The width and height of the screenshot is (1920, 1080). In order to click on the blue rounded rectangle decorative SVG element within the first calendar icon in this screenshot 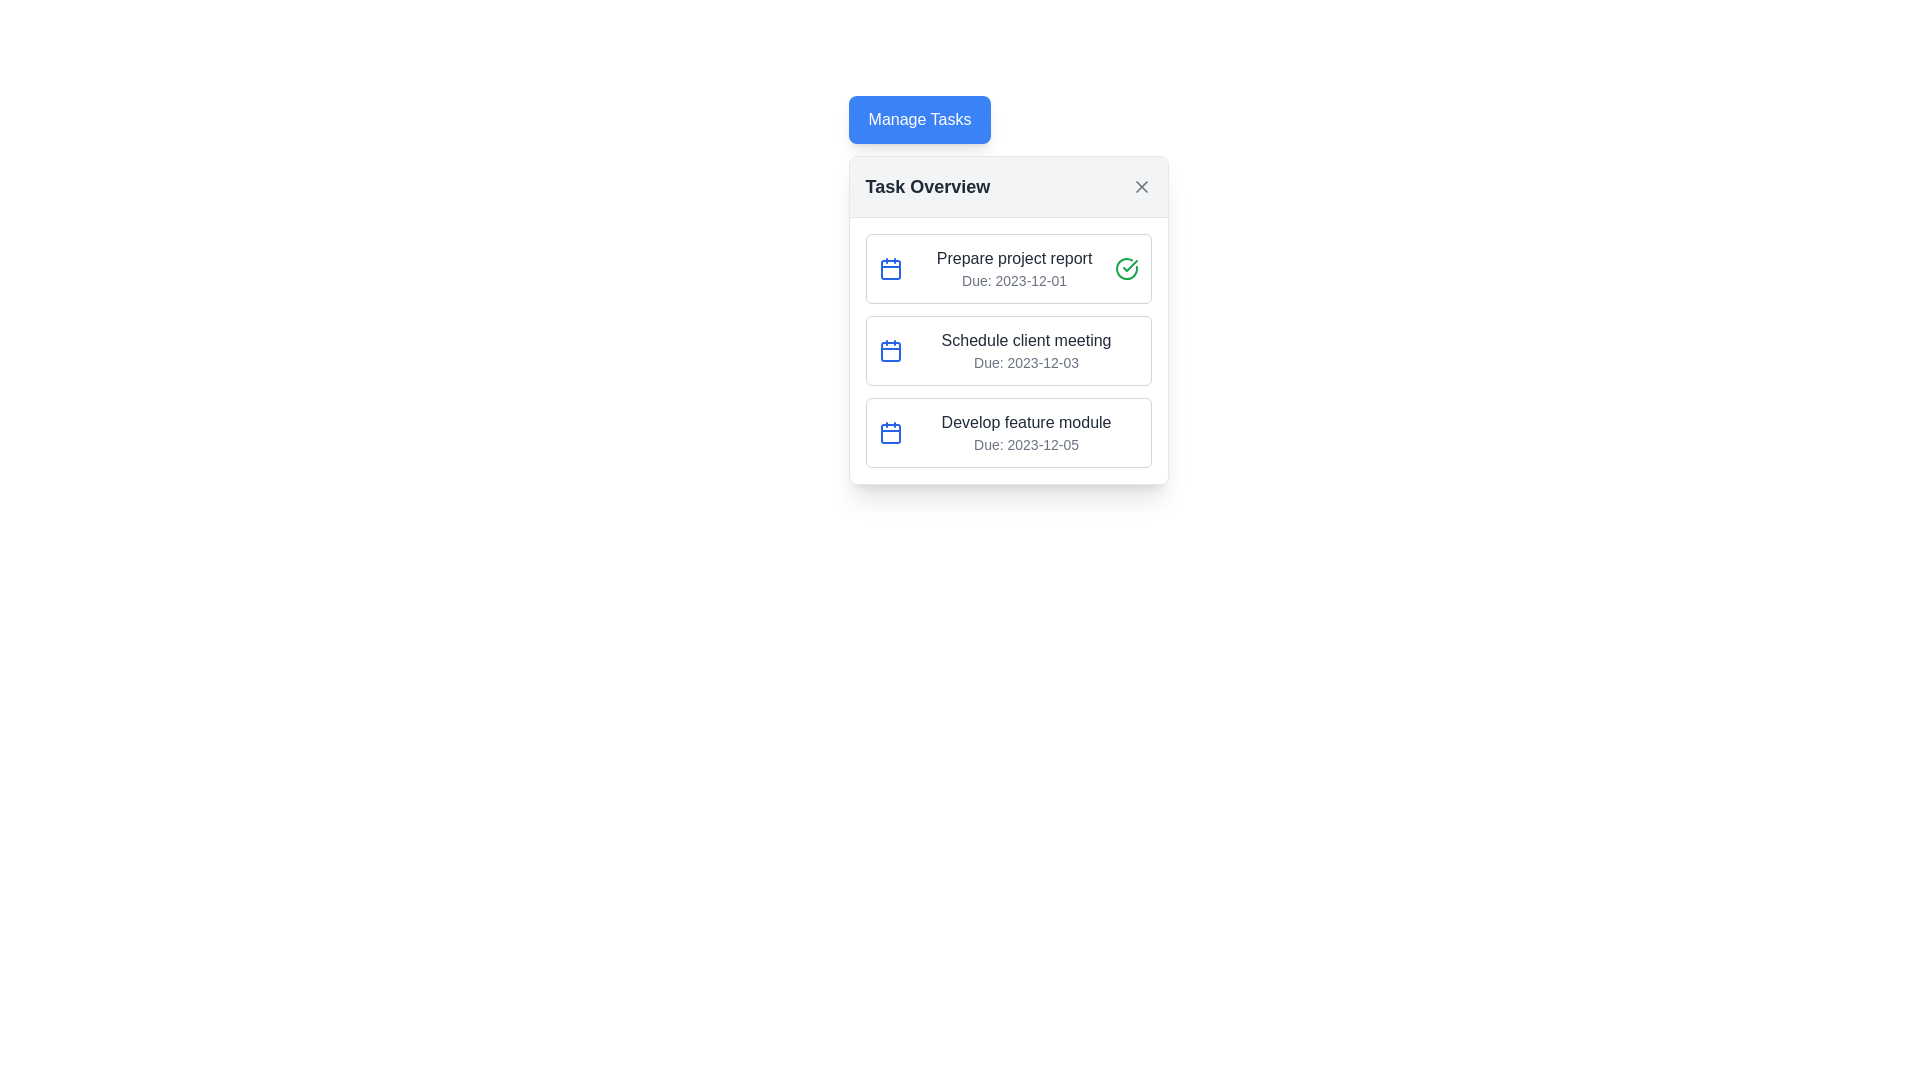, I will do `click(889, 270)`.